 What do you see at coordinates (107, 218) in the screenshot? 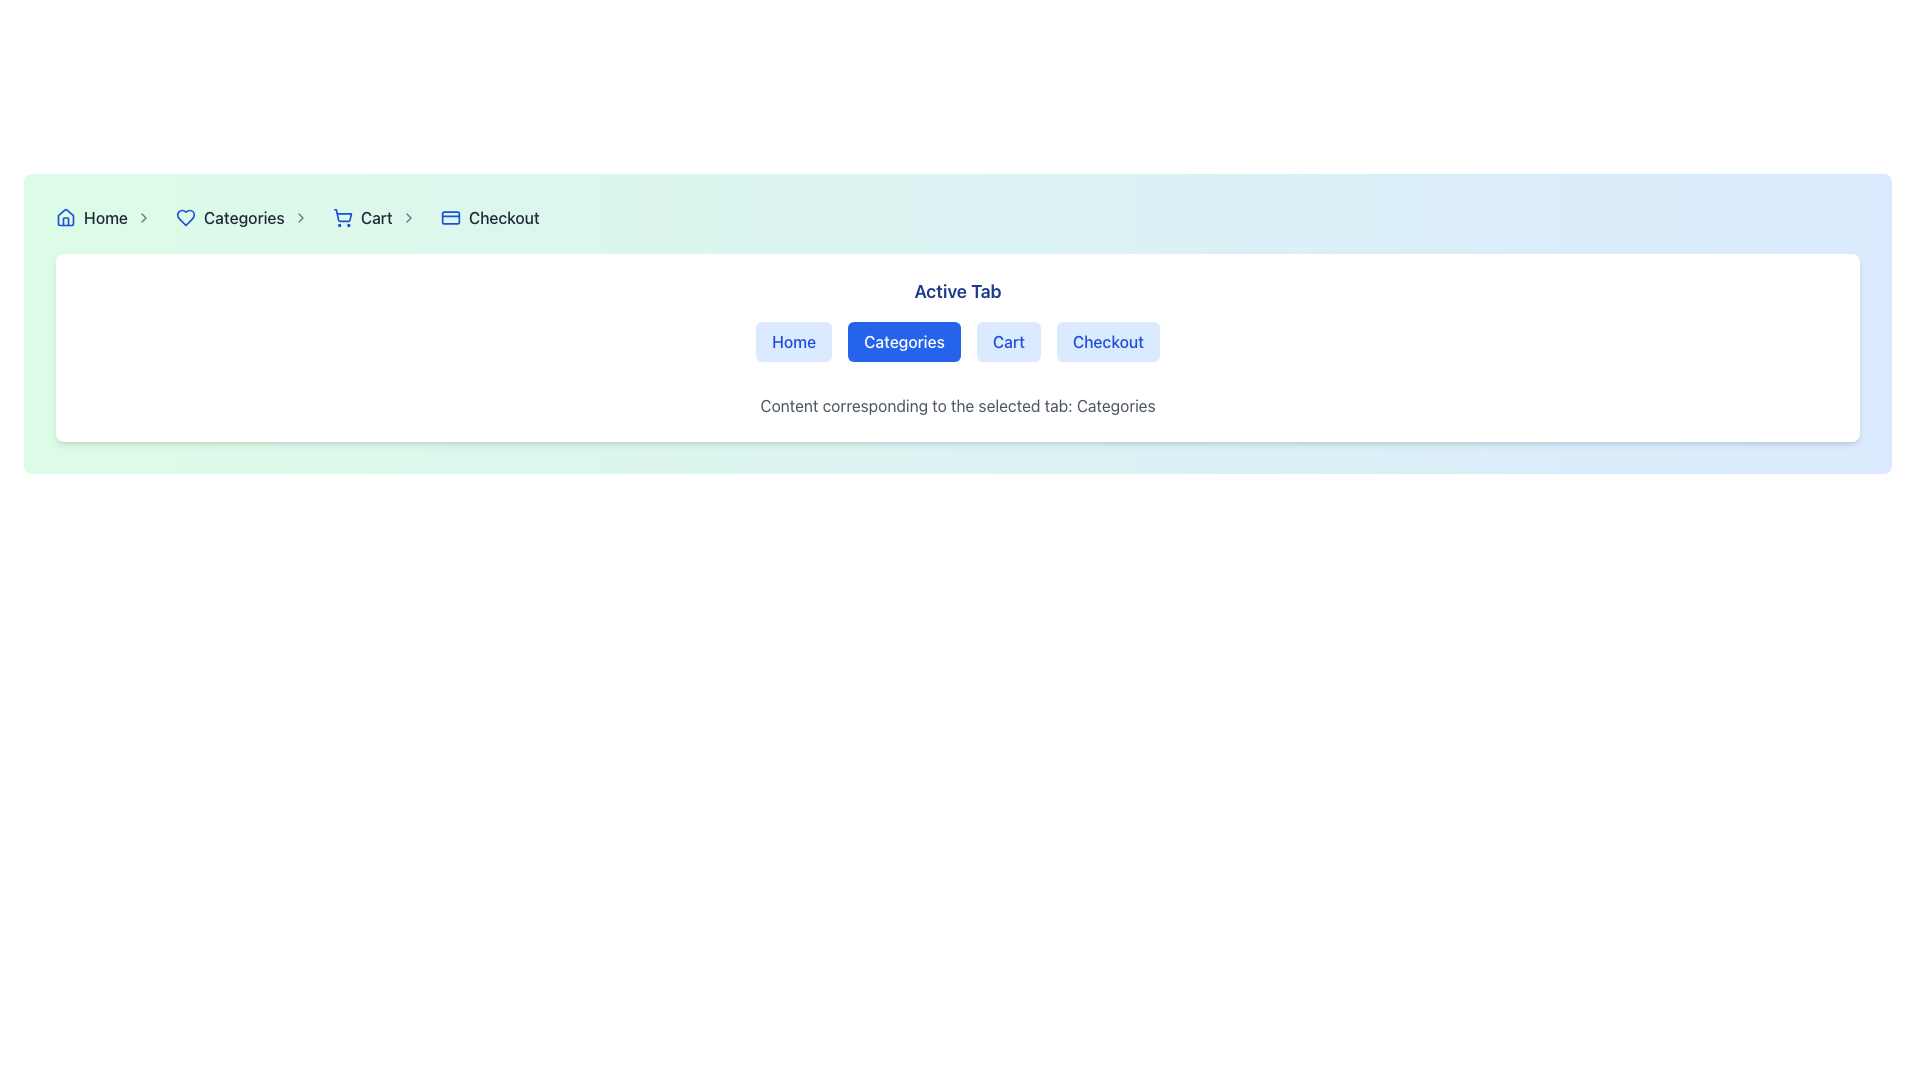
I see `the 'Home' breadcrumb link with an icon` at bounding box center [107, 218].